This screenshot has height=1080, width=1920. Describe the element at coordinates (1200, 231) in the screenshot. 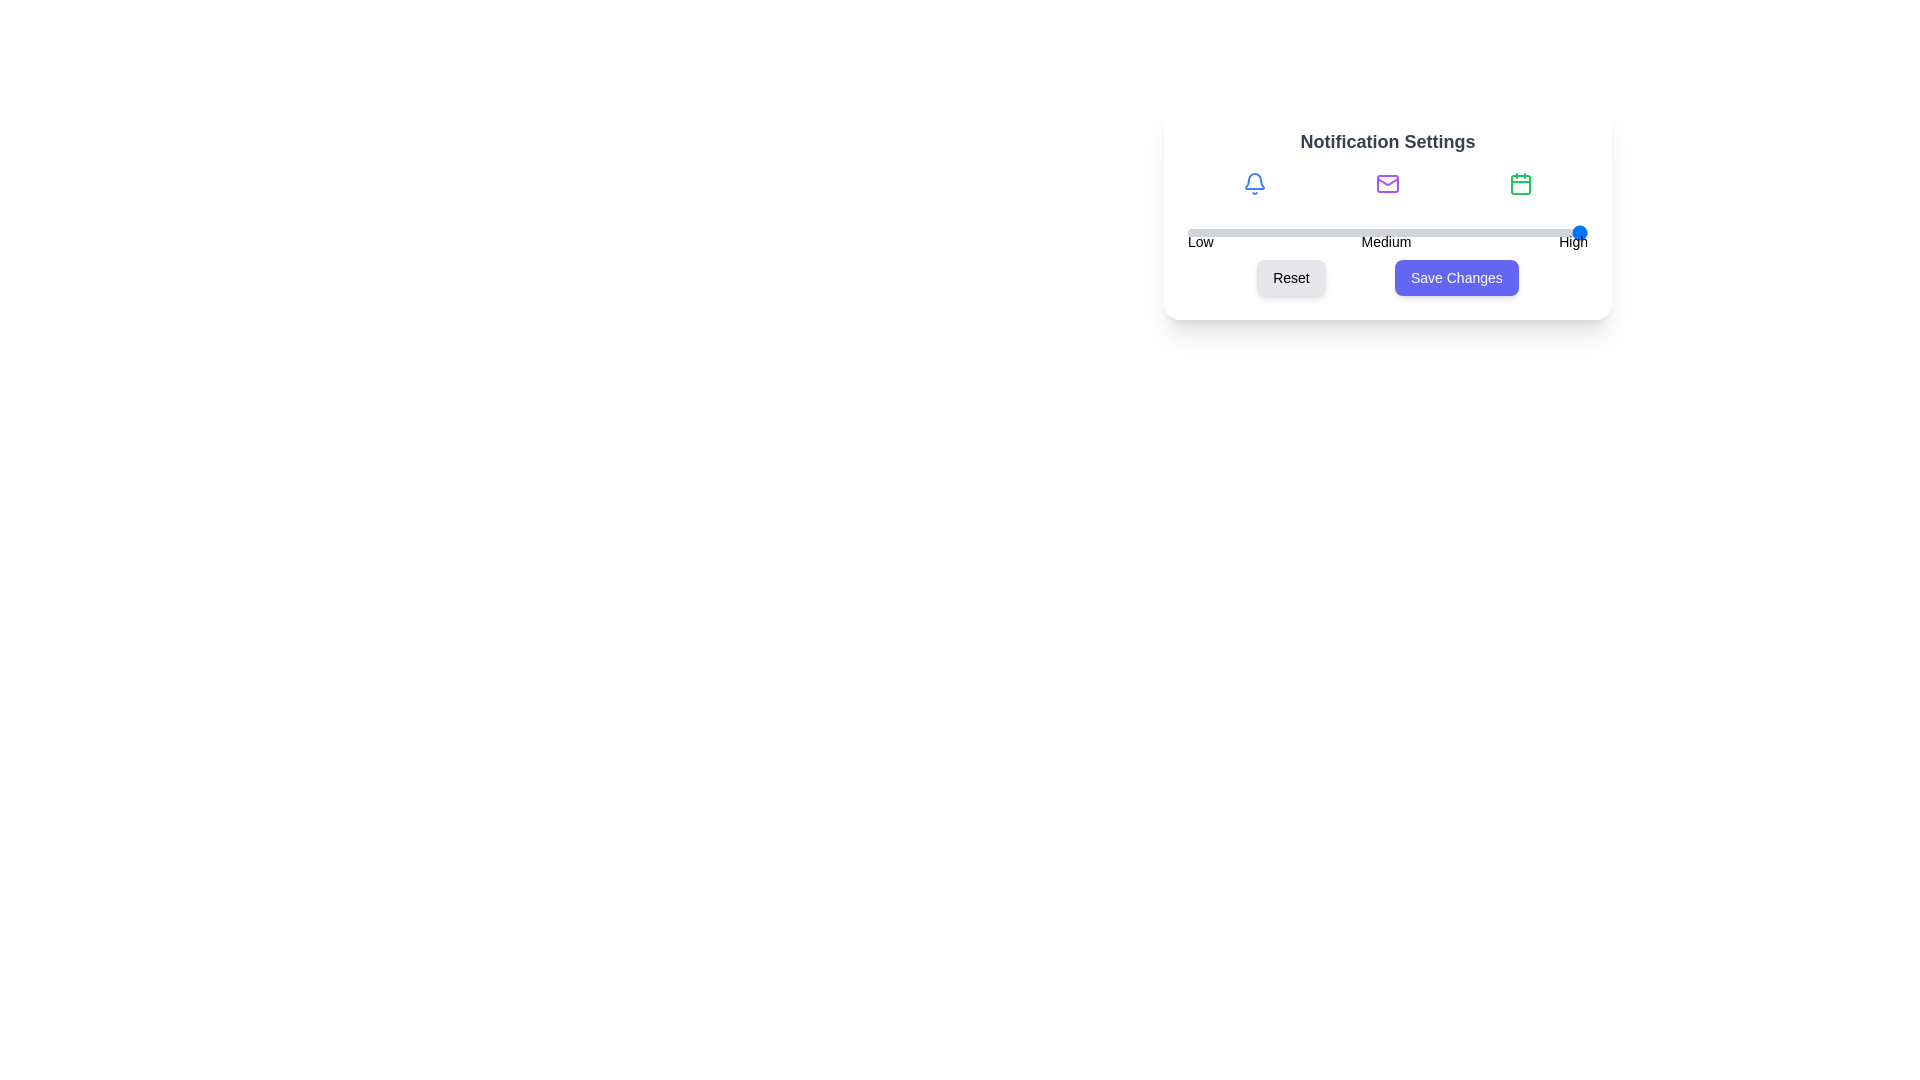

I see `the slider to align with the label Low` at that location.